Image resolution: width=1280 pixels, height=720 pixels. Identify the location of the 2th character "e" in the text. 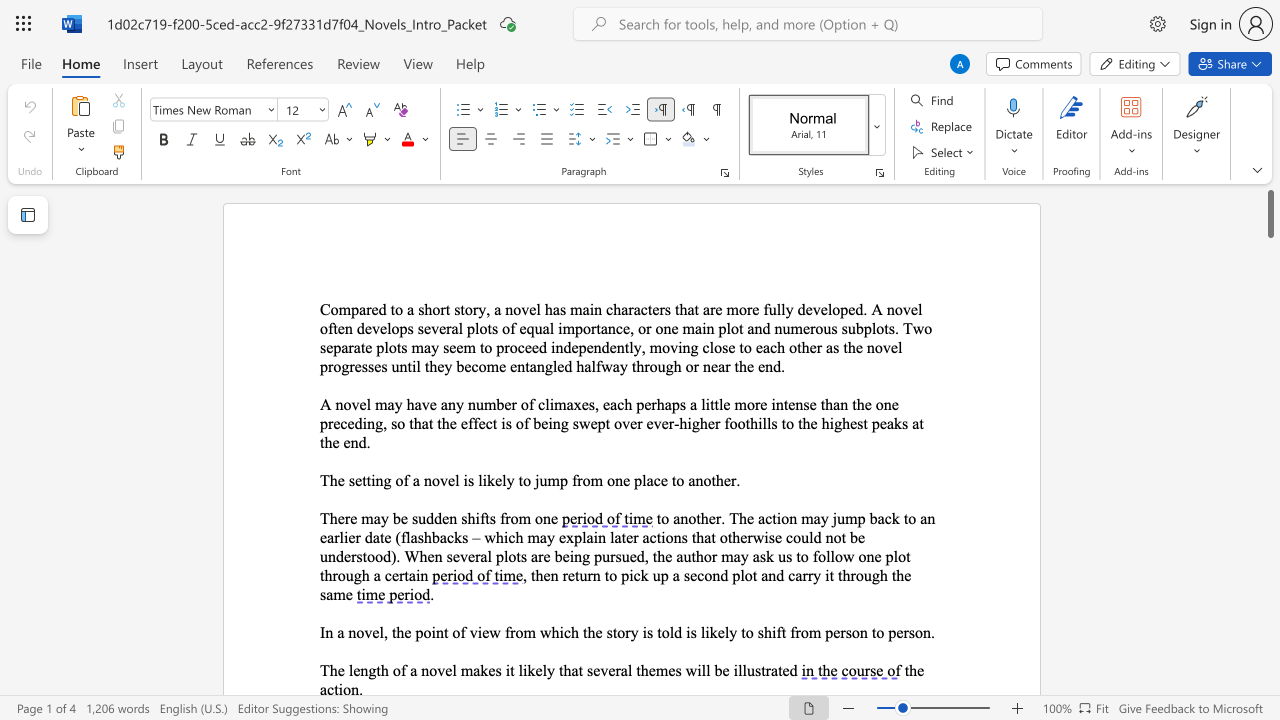
(432, 404).